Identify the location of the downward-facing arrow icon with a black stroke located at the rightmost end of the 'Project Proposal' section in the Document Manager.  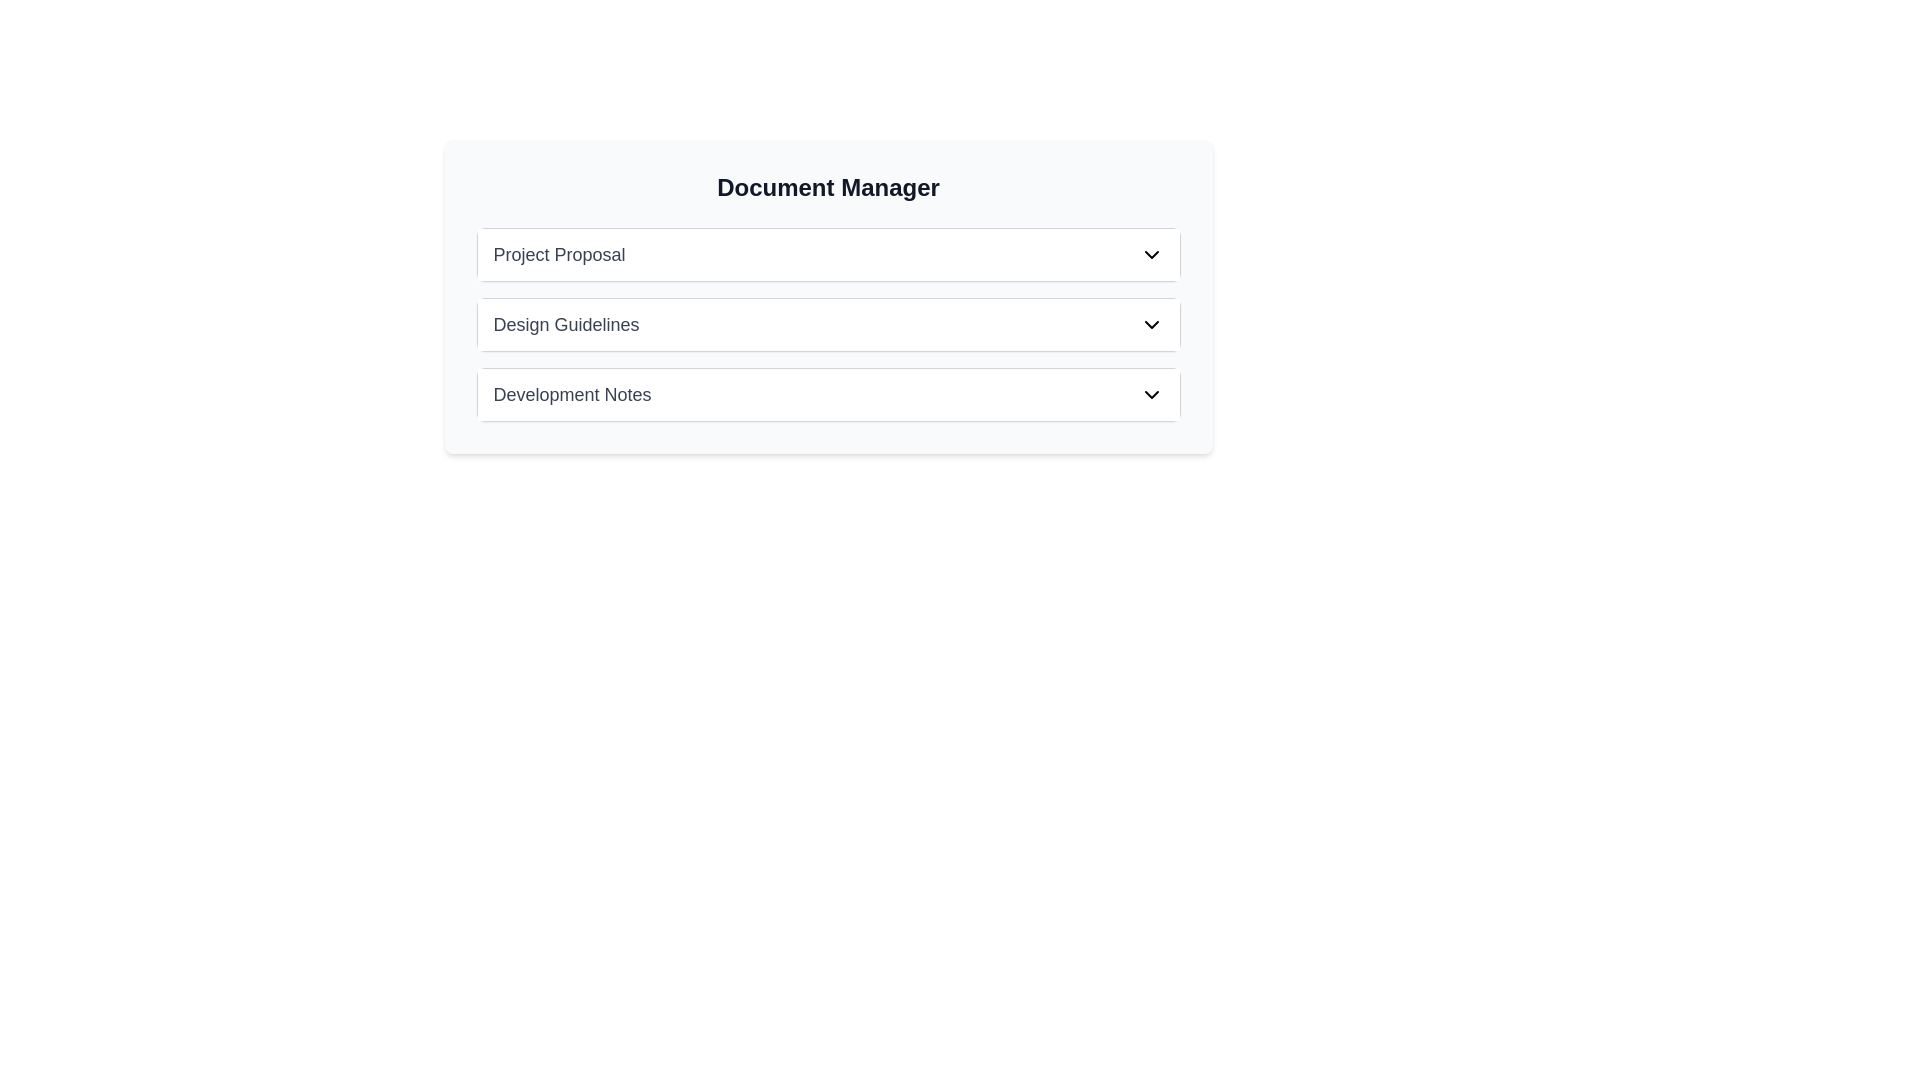
(1151, 253).